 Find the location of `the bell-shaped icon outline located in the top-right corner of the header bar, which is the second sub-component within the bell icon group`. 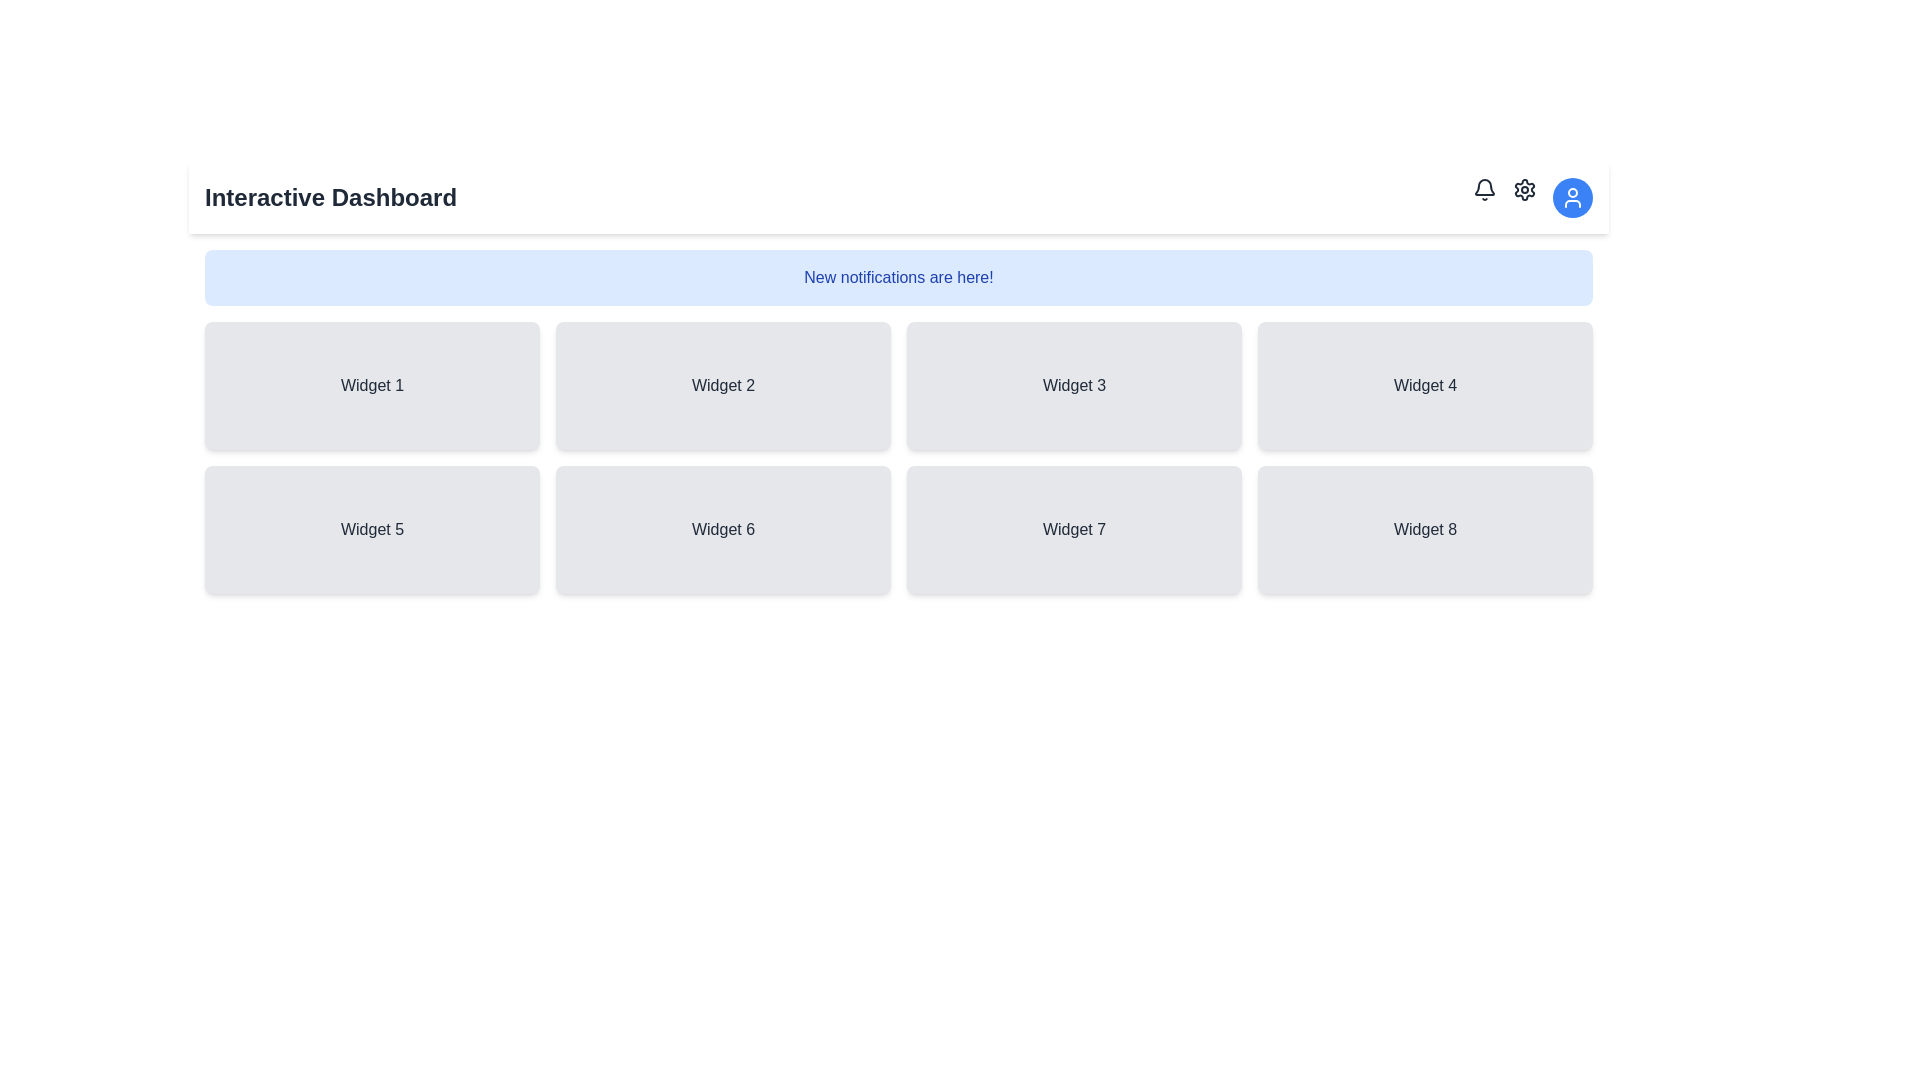

the bell-shaped icon outline located in the top-right corner of the header bar, which is the second sub-component within the bell icon group is located at coordinates (1484, 187).